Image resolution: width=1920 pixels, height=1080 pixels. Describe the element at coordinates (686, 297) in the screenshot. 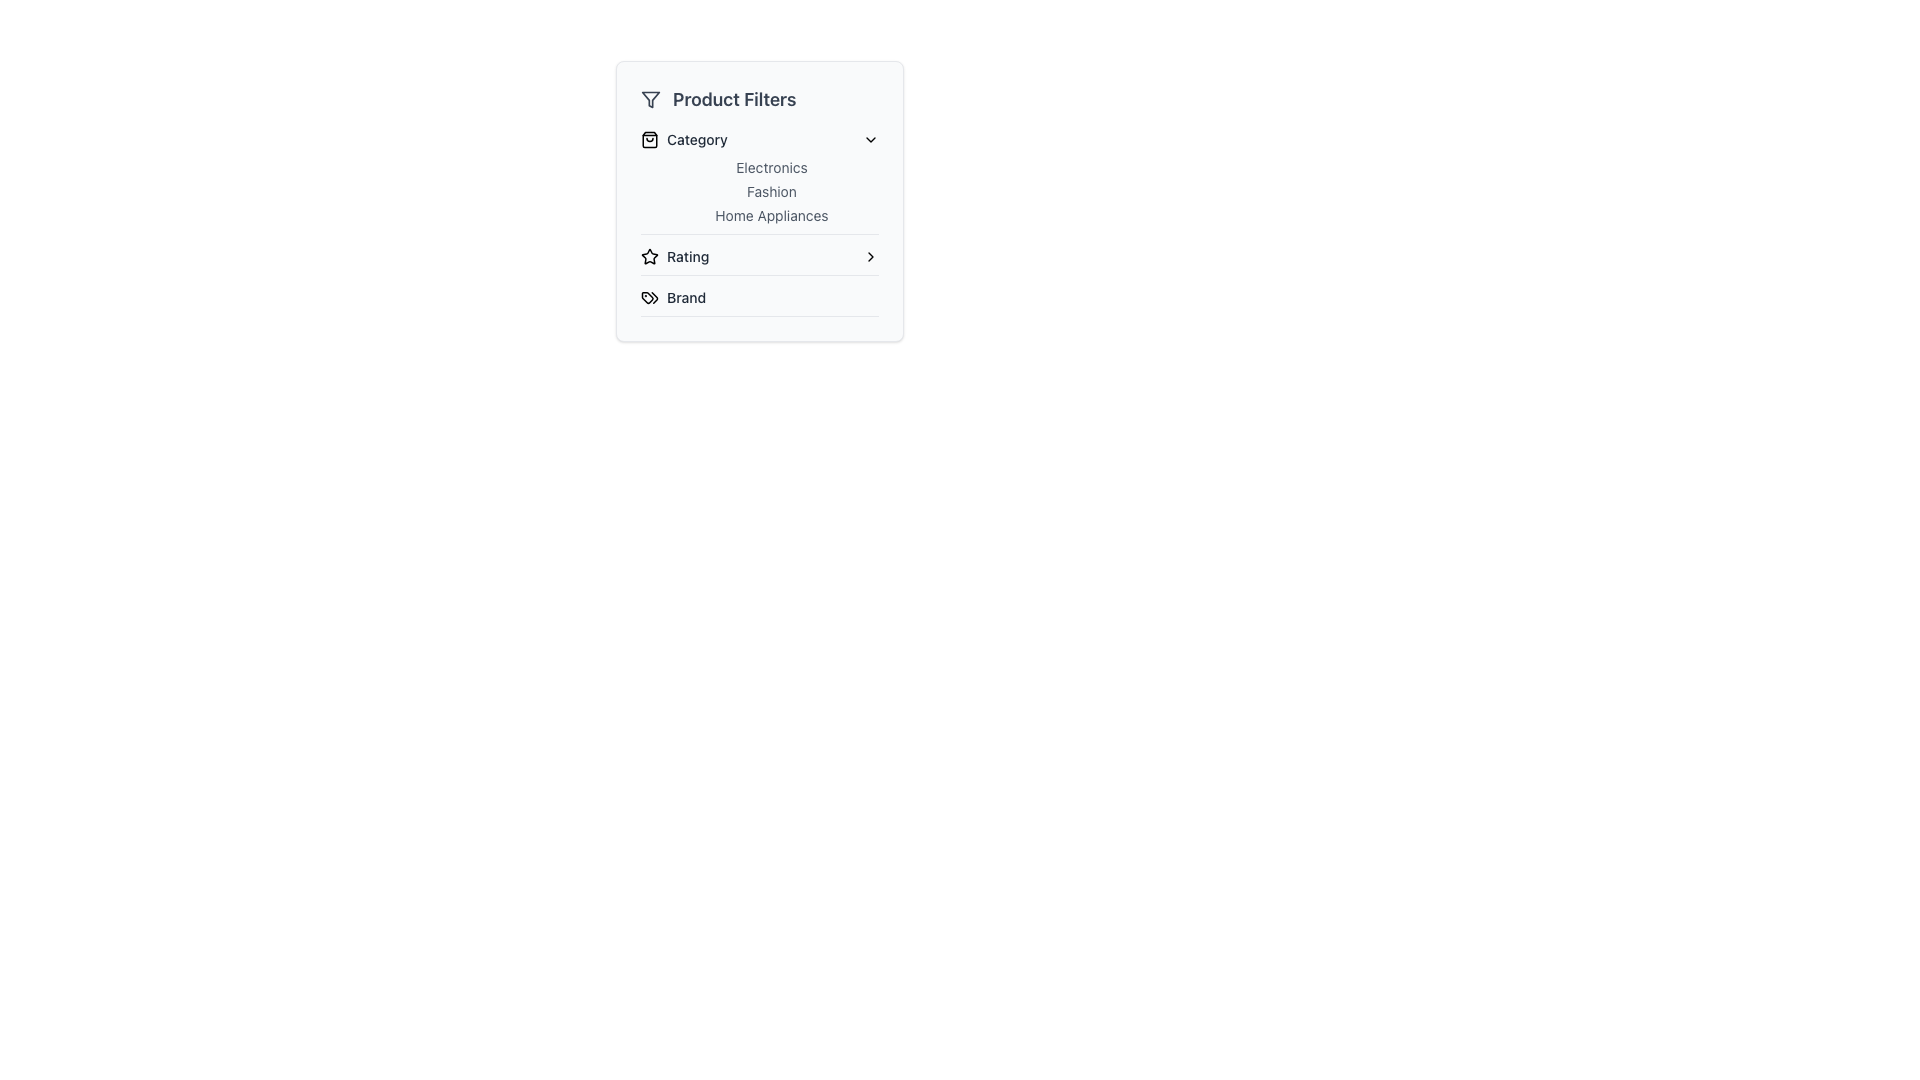

I see `the text label displaying 'Brand' located under the 'Rating' section` at that location.